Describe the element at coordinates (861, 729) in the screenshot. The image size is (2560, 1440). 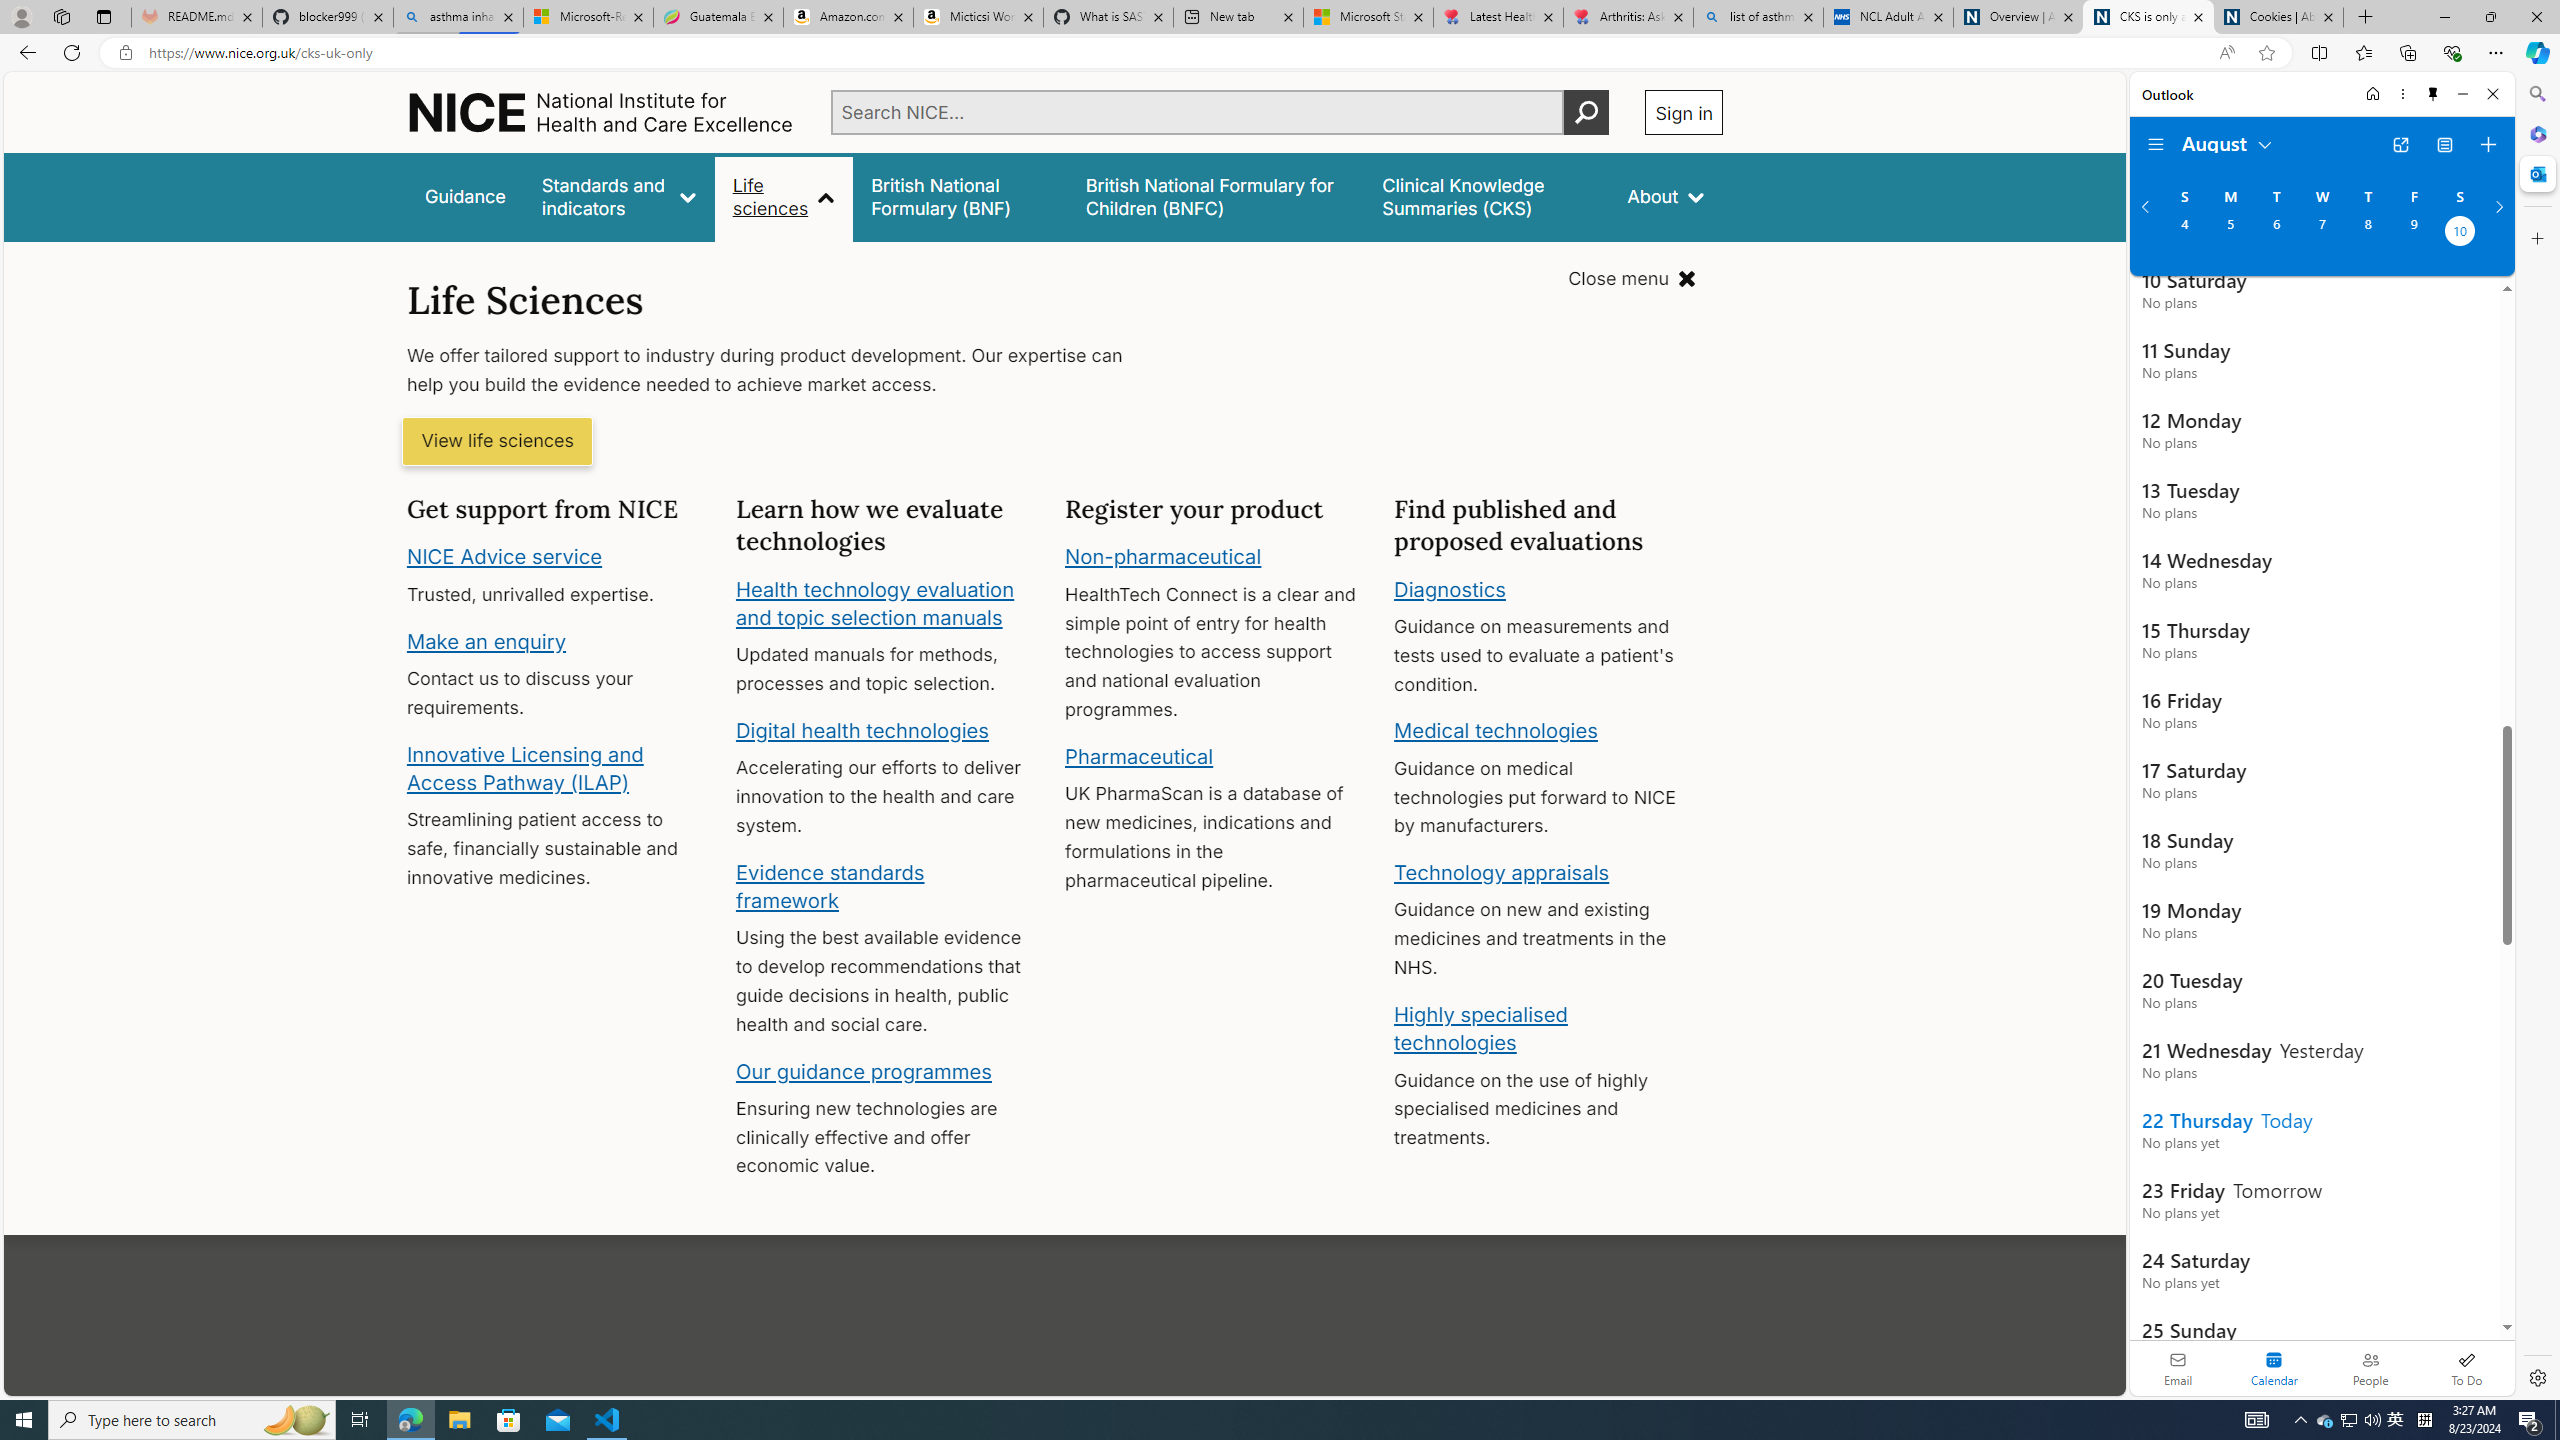
I see `'Digital health technologies'` at that location.